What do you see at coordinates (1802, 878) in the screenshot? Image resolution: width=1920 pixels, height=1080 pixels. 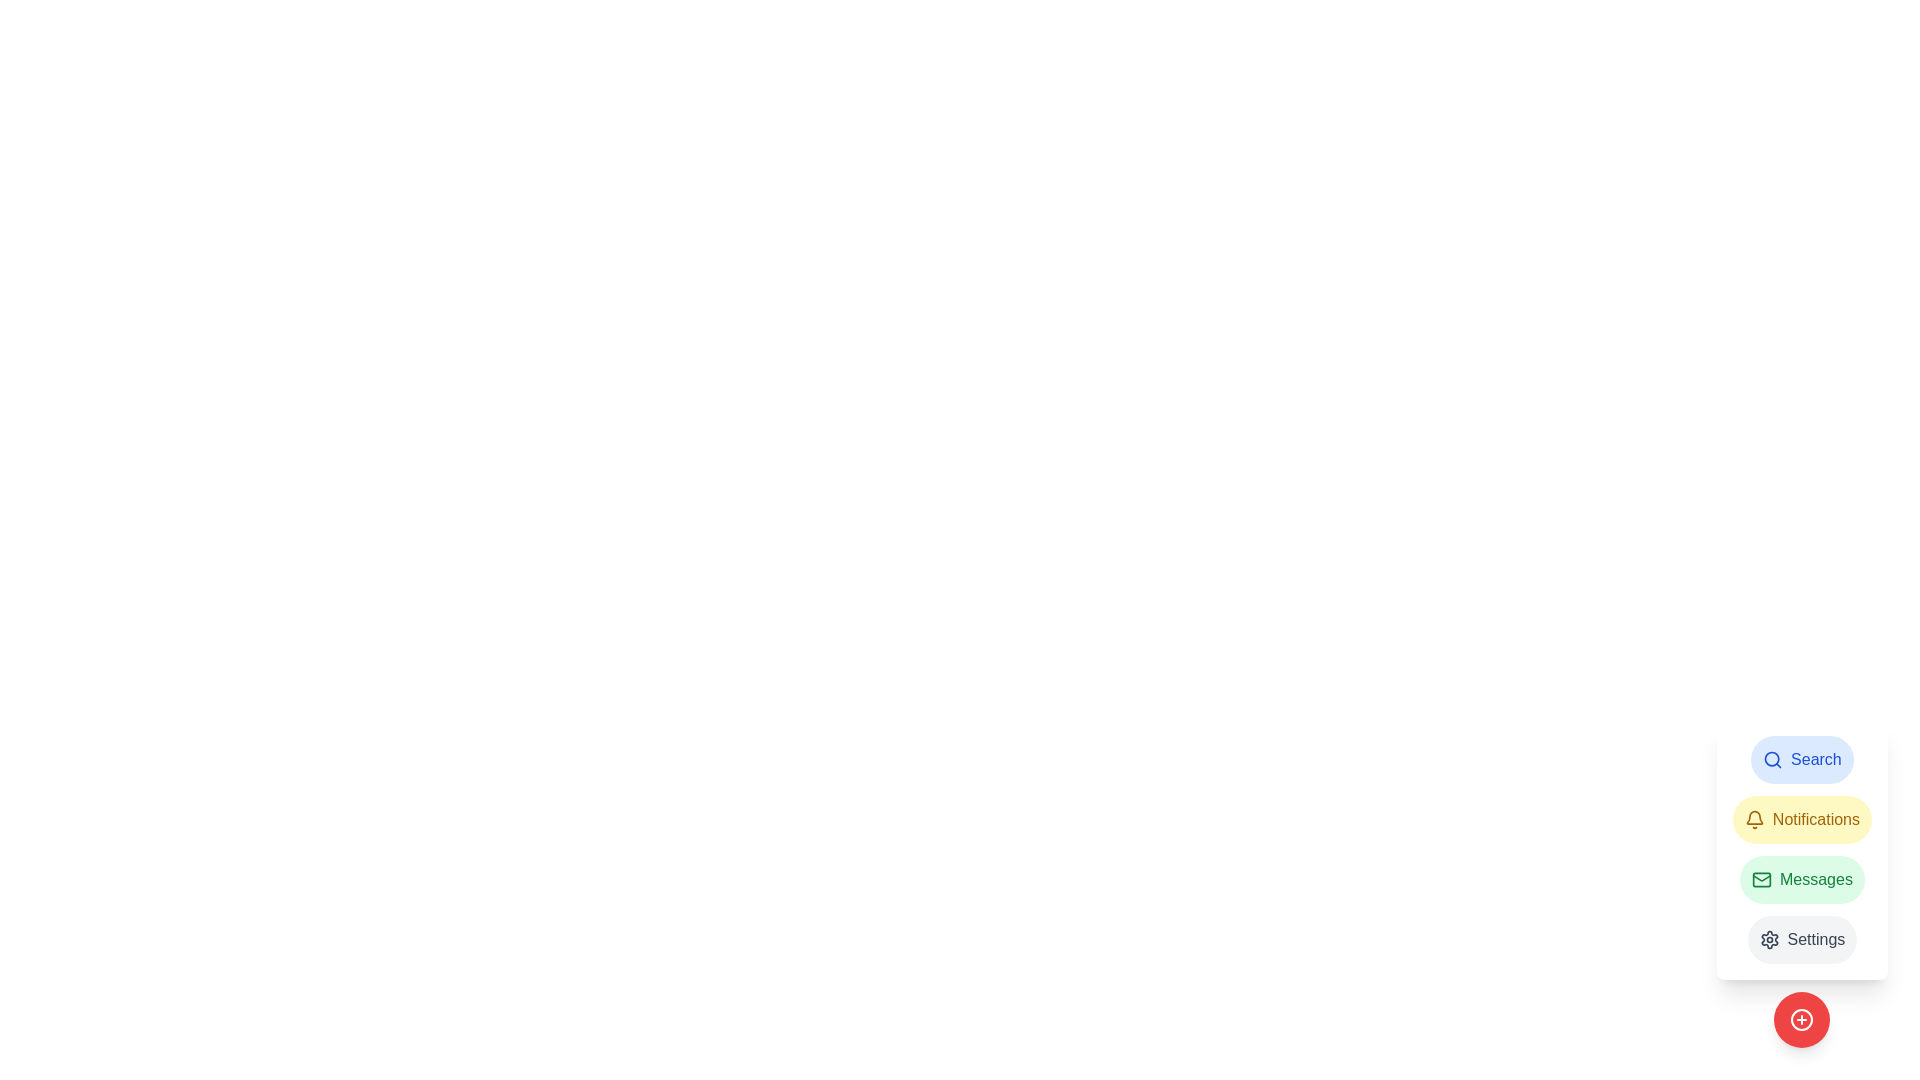 I see `the 'Messages' button, which has a rounded rectangular shape with a green background and darker green text, and is located third from the top` at bounding box center [1802, 878].